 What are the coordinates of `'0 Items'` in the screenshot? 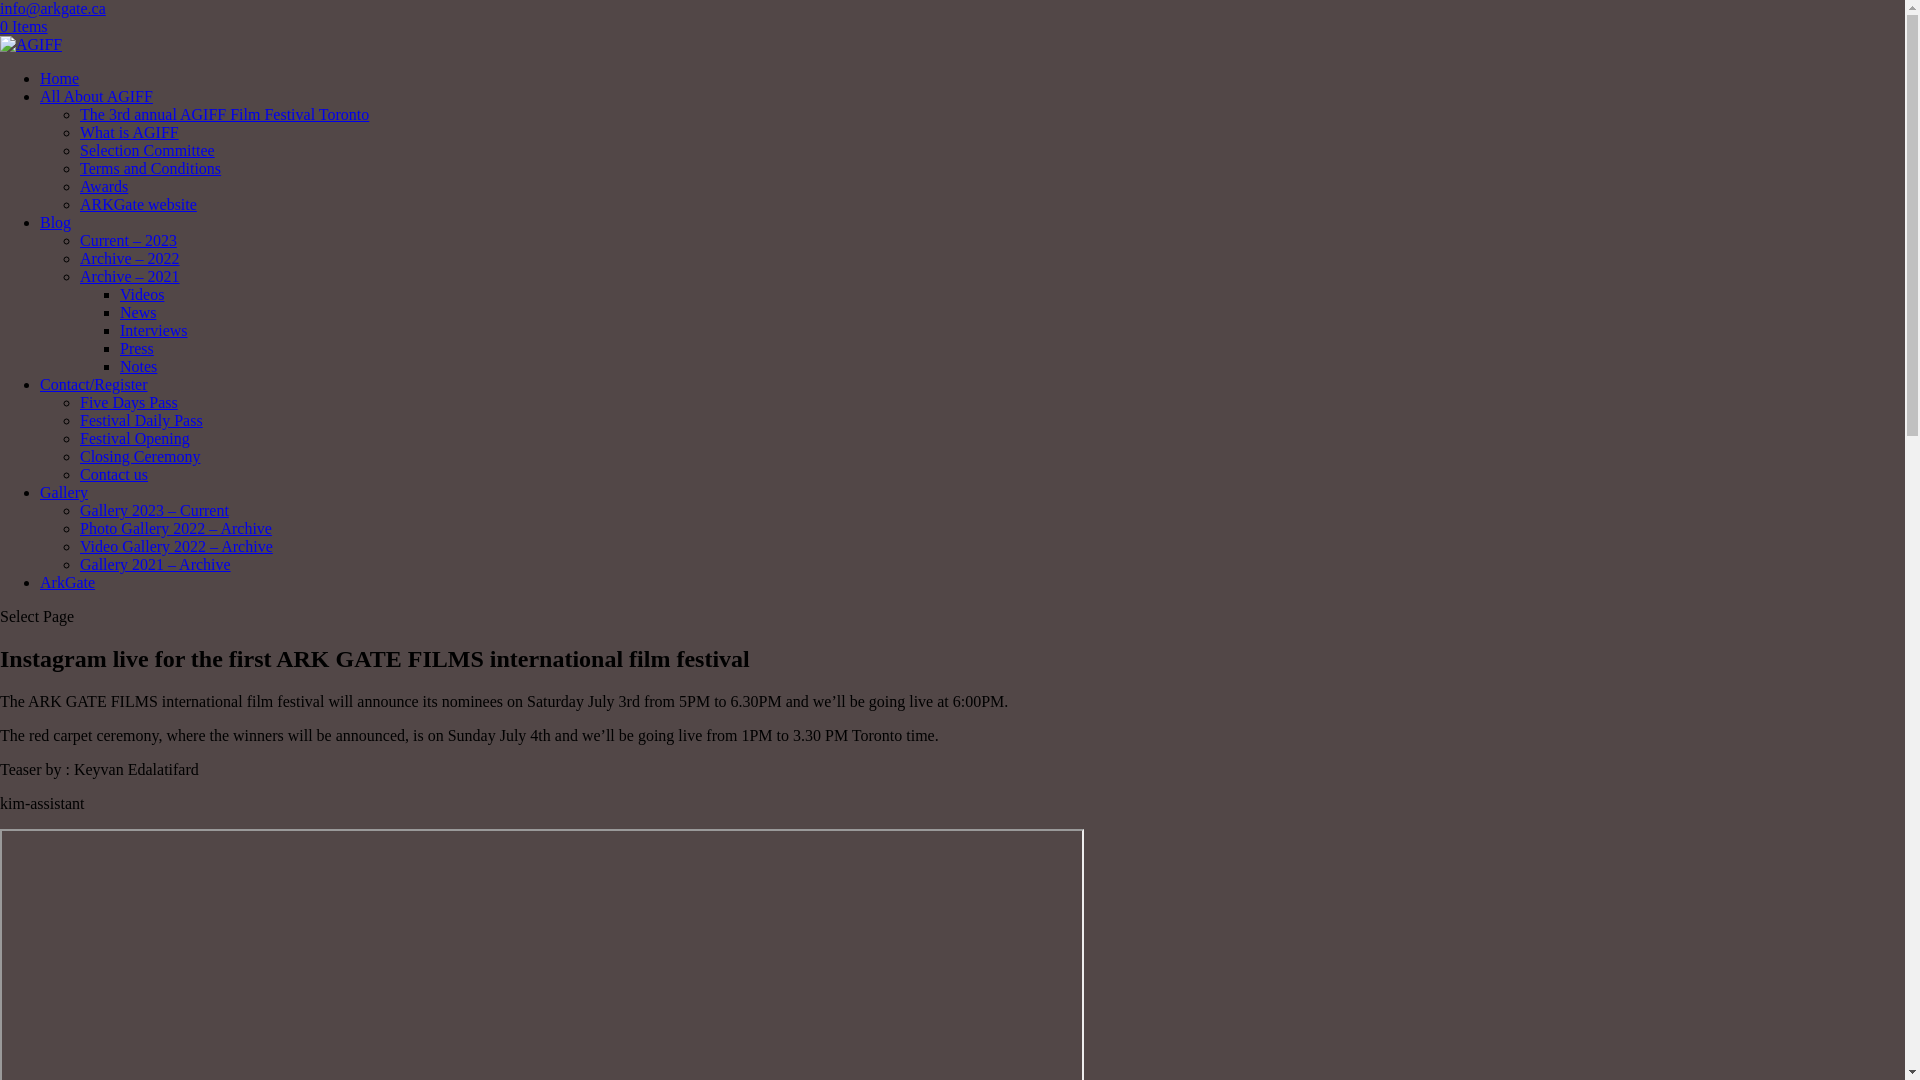 It's located at (24, 26).